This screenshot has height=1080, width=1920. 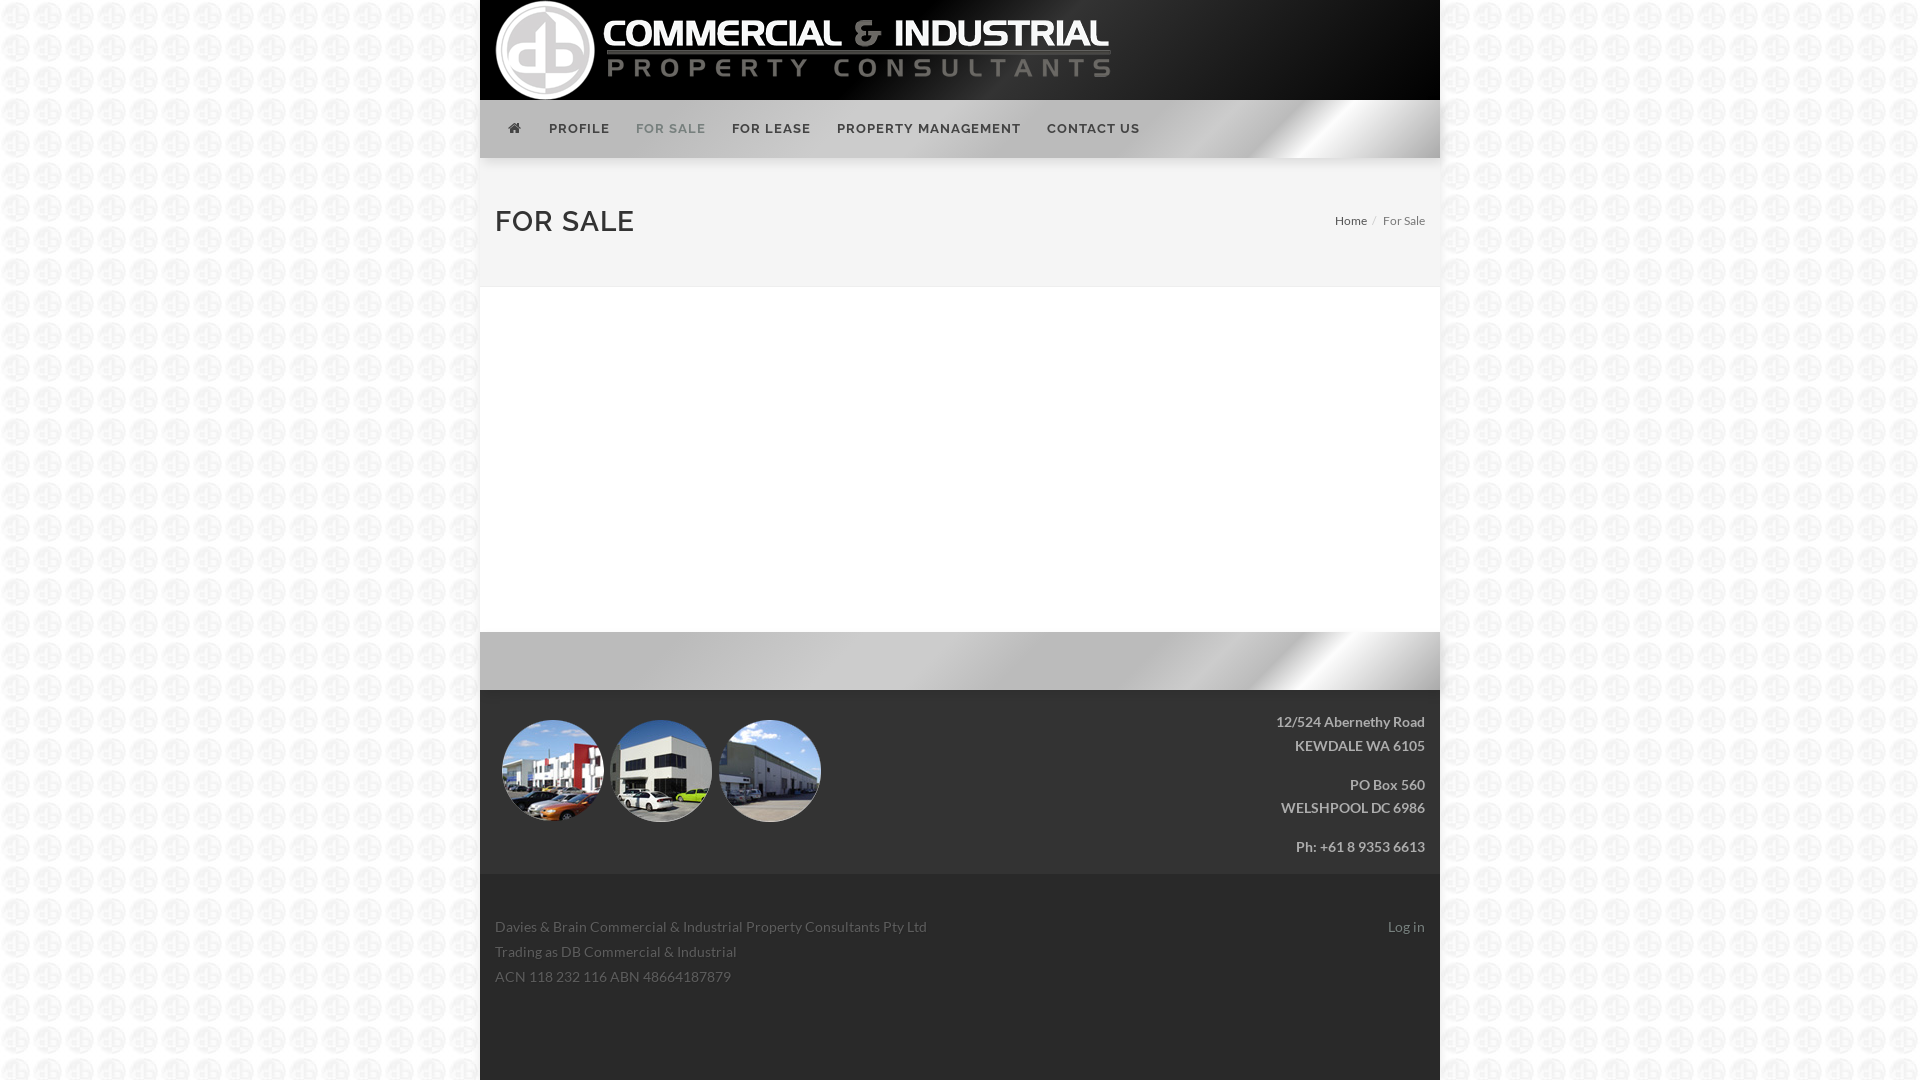 What do you see at coordinates (770, 128) in the screenshot?
I see `'FOR LEASE'` at bounding box center [770, 128].